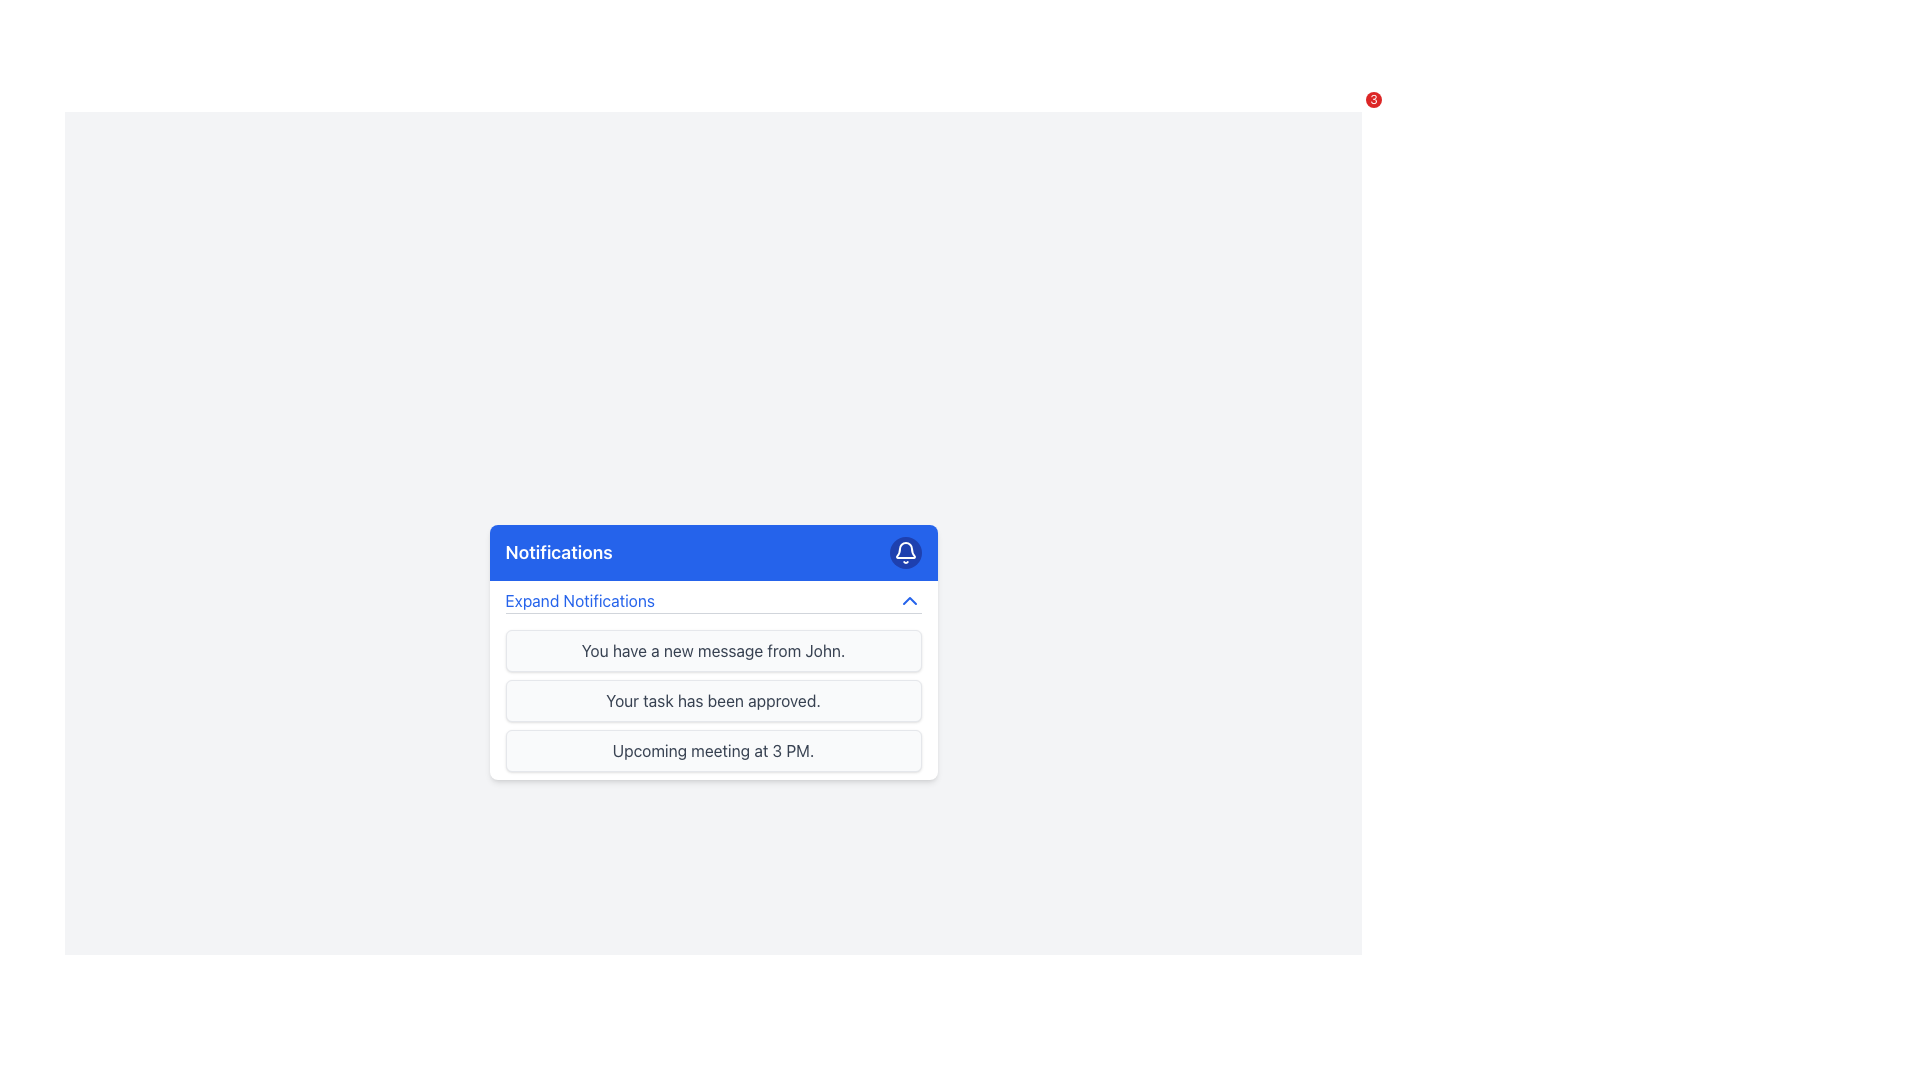 This screenshot has height=1080, width=1920. Describe the element at coordinates (713, 650) in the screenshot. I see `the Text Display Area that indicates a new message from 'John' in the Notifications panel` at that location.